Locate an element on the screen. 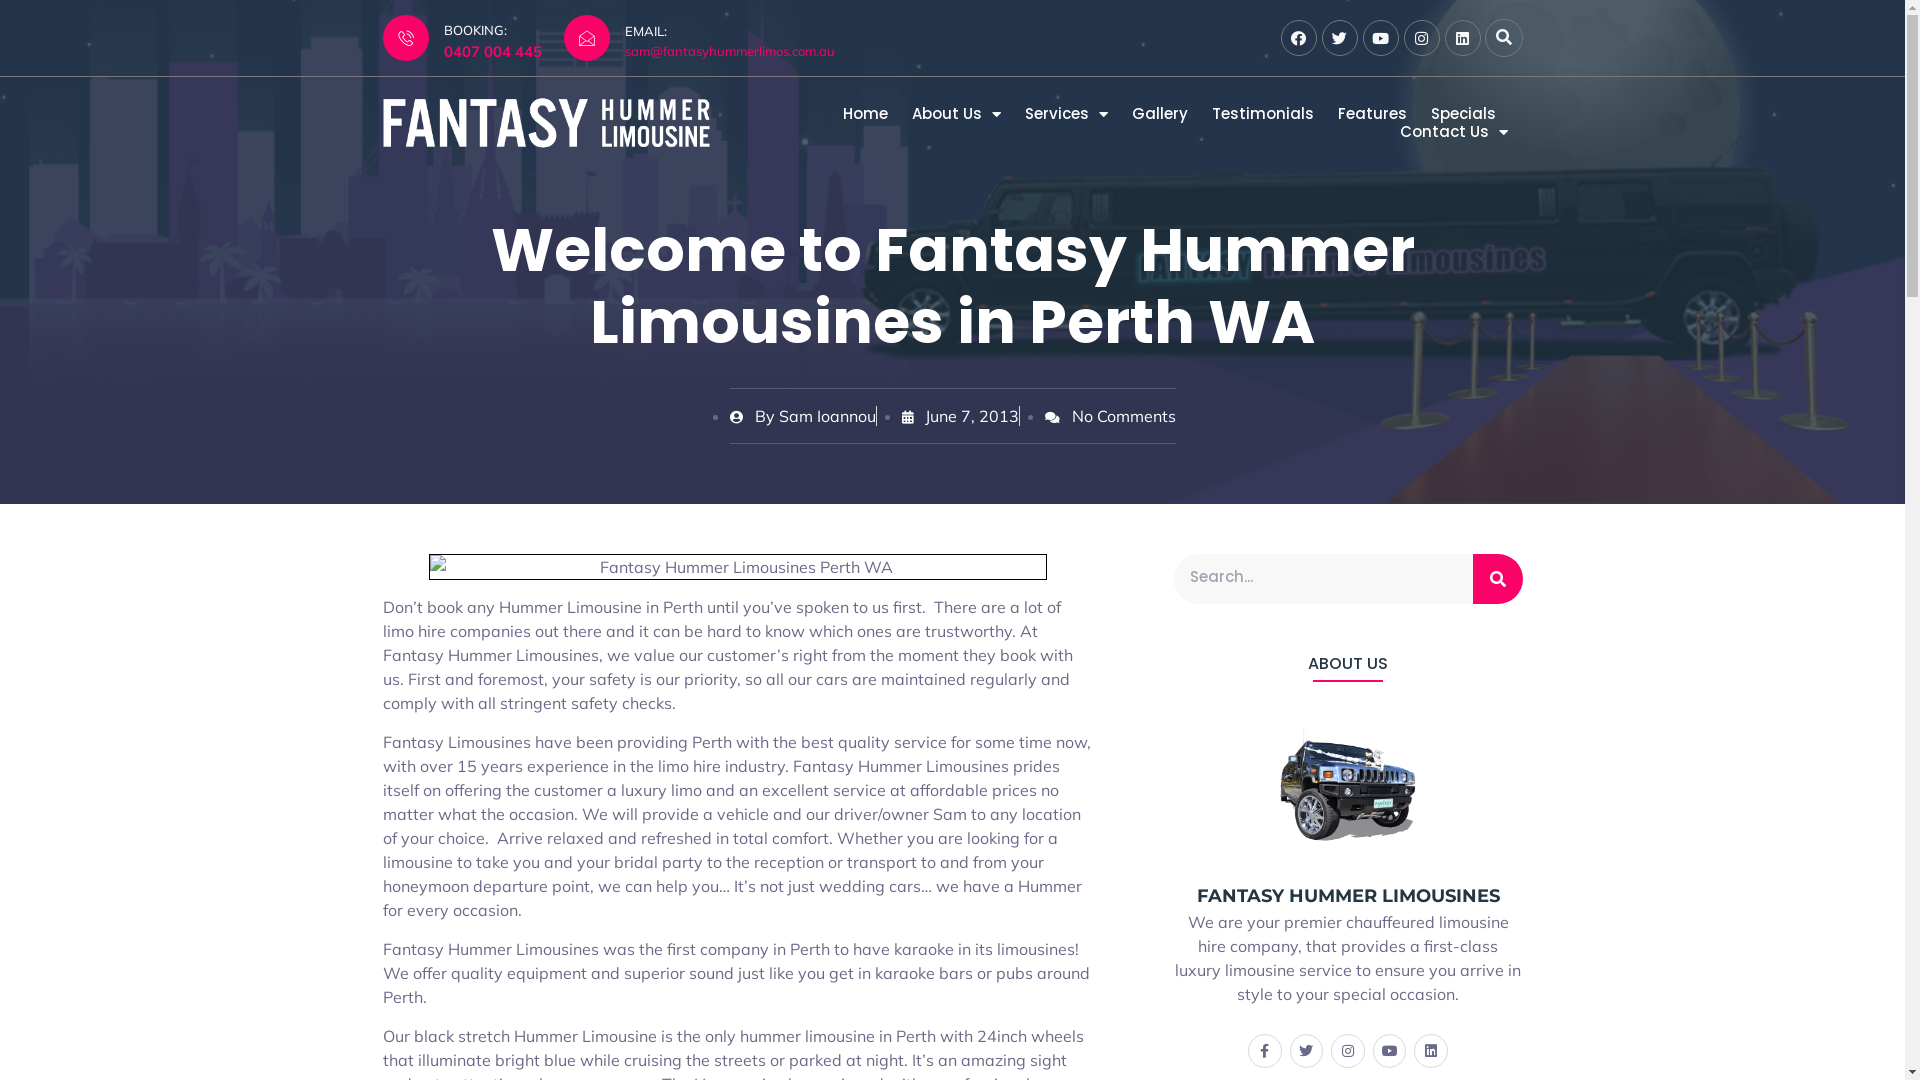 Image resolution: width=1920 pixels, height=1080 pixels. 'Services' is located at coordinates (1064, 114).